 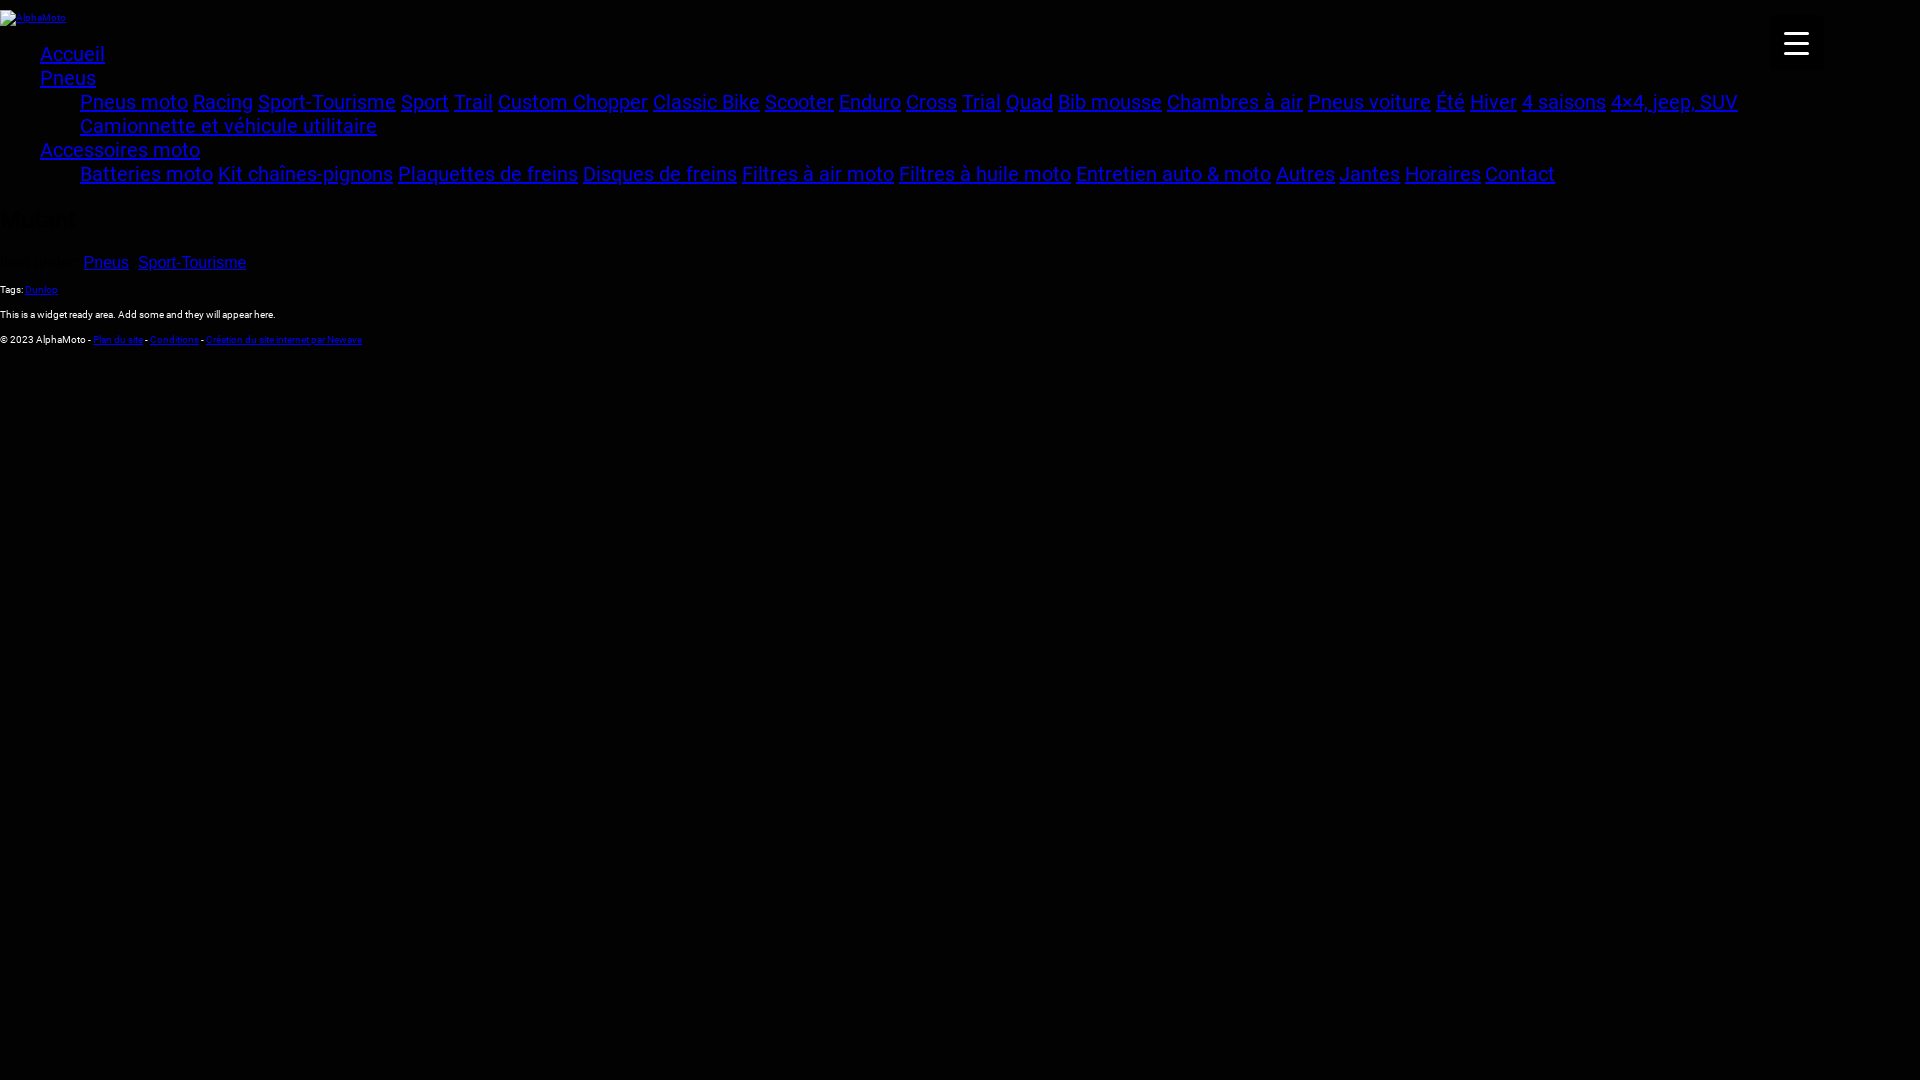 What do you see at coordinates (39, 149) in the screenshot?
I see `'Accessoires moto'` at bounding box center [39, 149].